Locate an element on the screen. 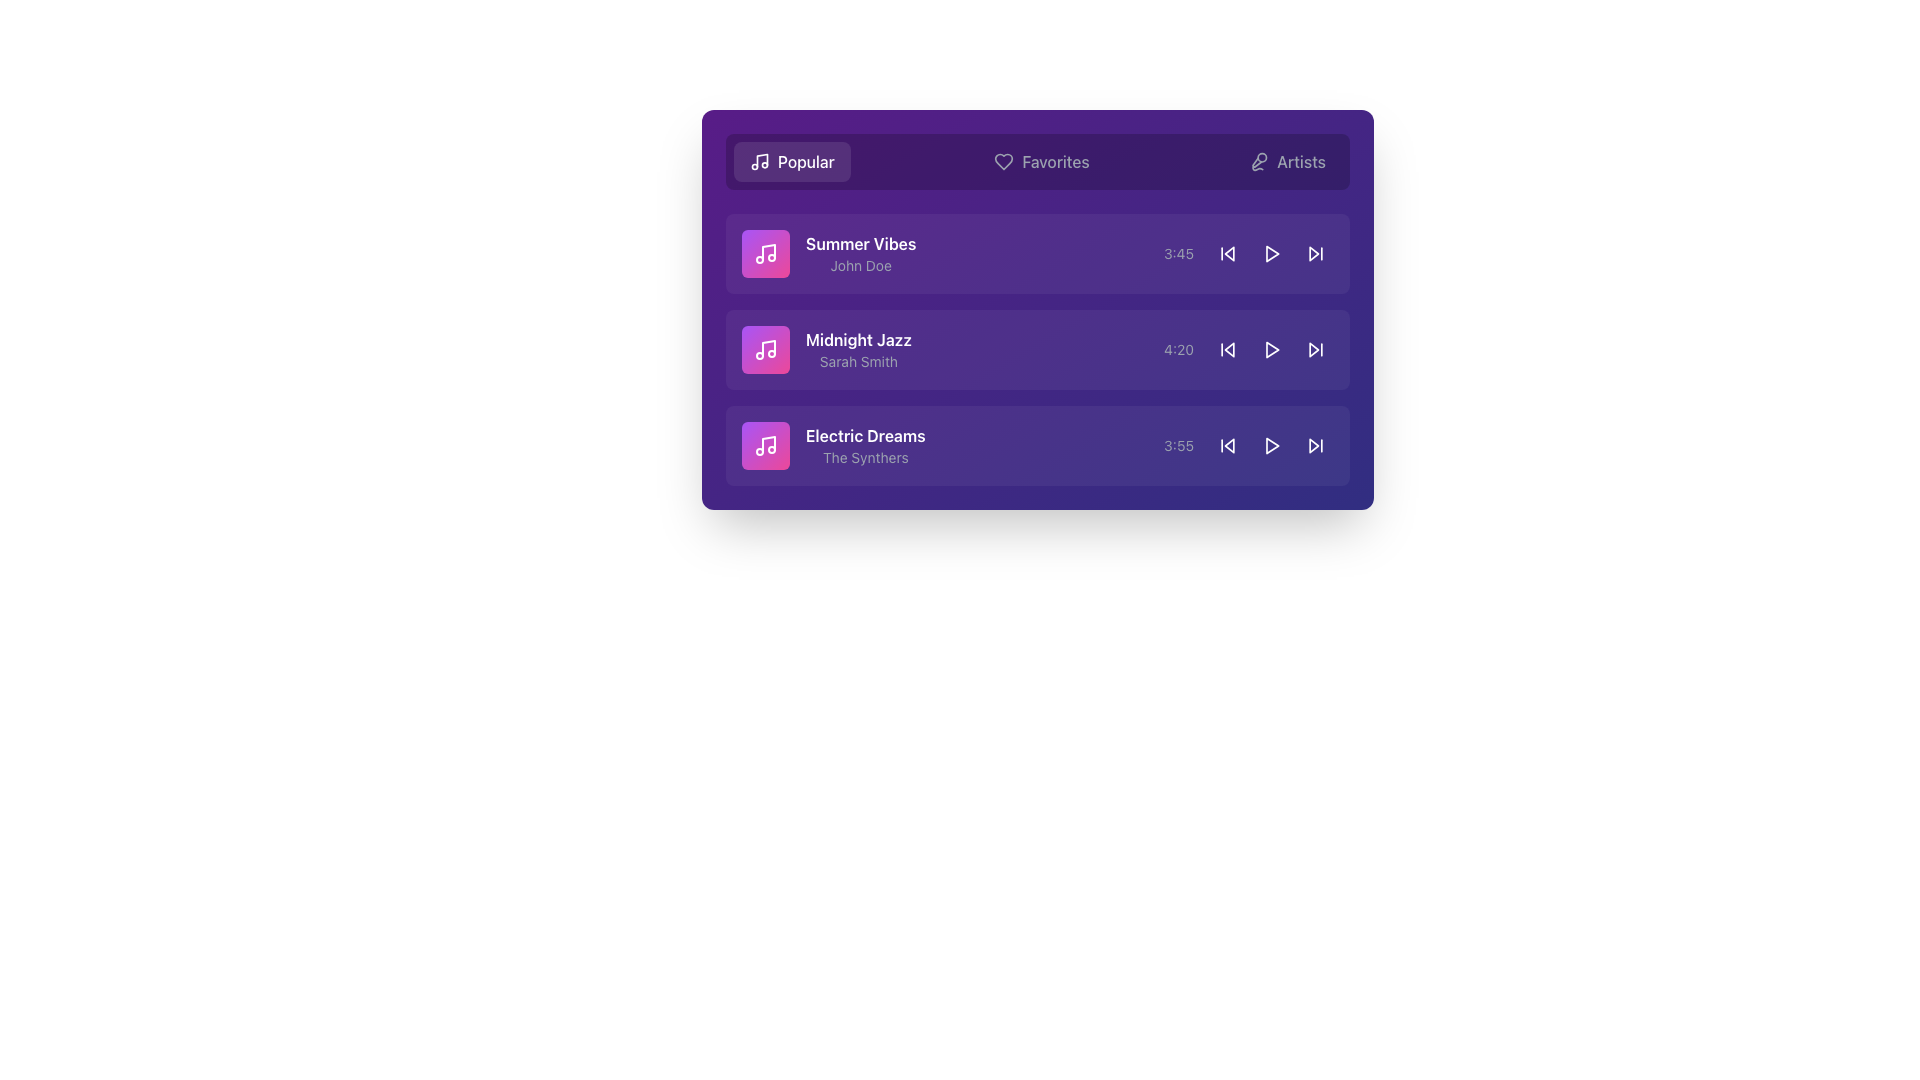 The image size is (1920, 1080). the 'skip back' icon button, which is a double arrow pointing left, located beside the timestamp '3:45' in the first music list item titled 'Summer Vibes.' is located at coordinates (1227, 253).